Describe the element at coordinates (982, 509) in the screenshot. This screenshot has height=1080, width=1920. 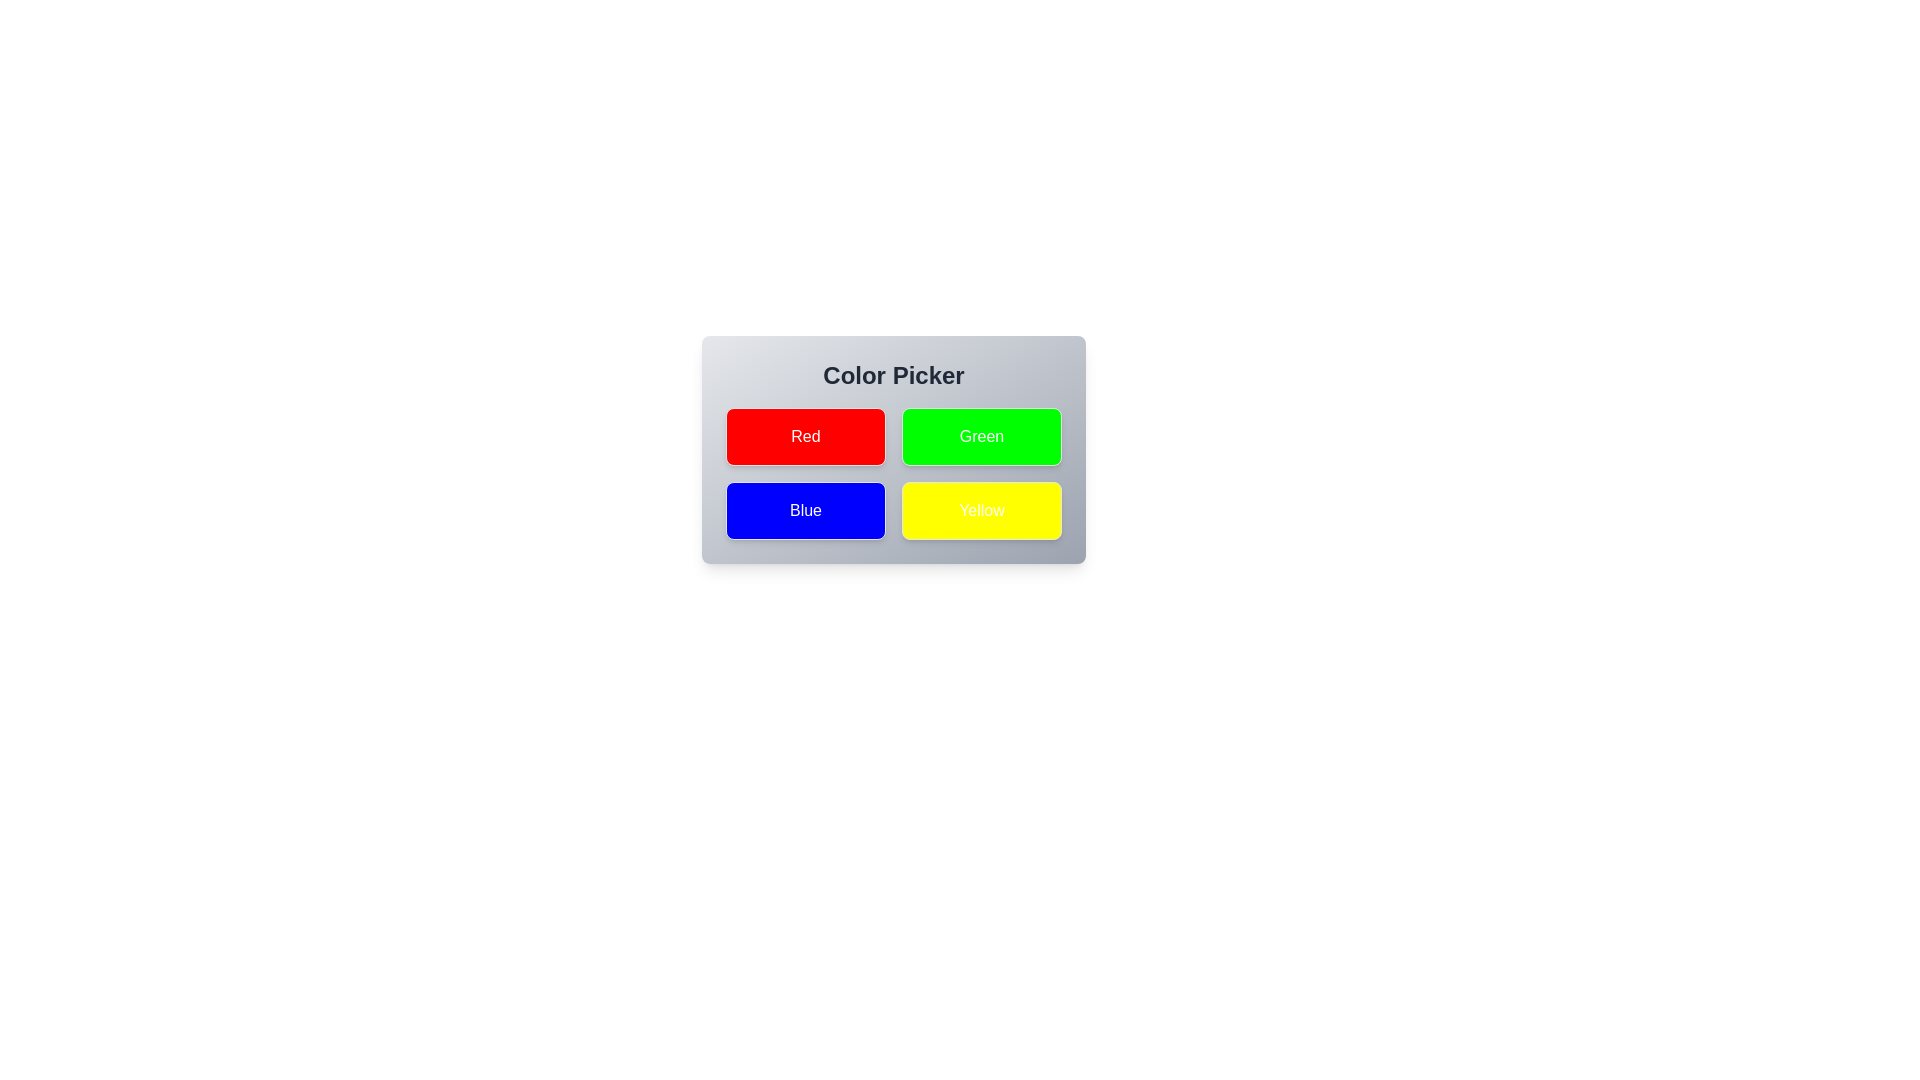
I see `the button corresponding to the color Yellow` at that location.